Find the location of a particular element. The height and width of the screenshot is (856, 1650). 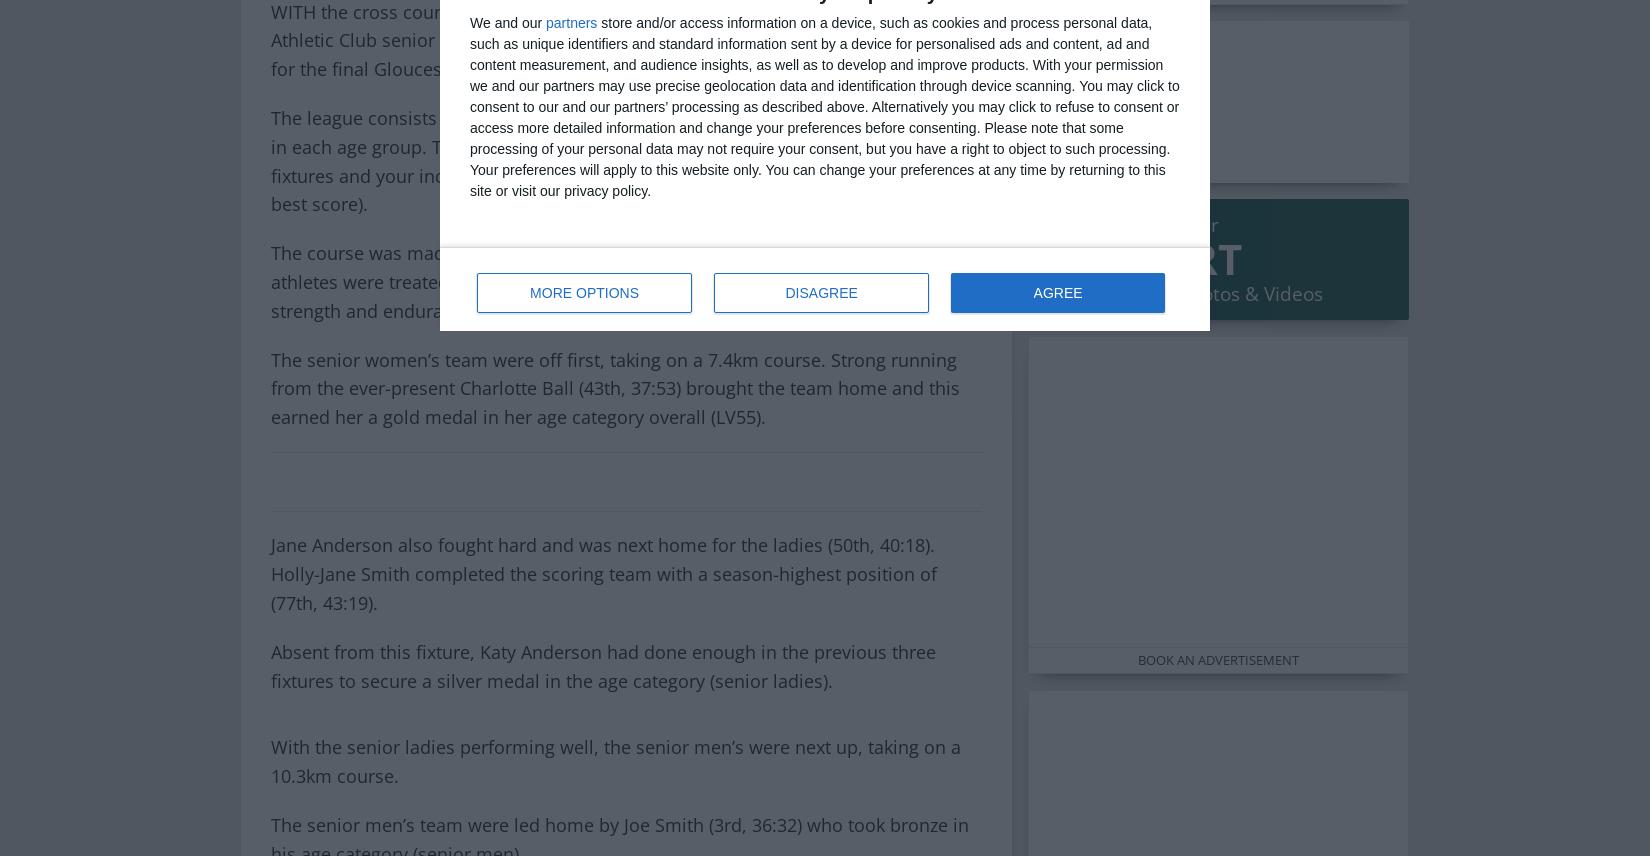

'Absent from this fixture, Katy Anderson had done enough in the previous three fixtures to secure a silver medal in the age category (senior ladies).' is located at coordinates (602, 665).